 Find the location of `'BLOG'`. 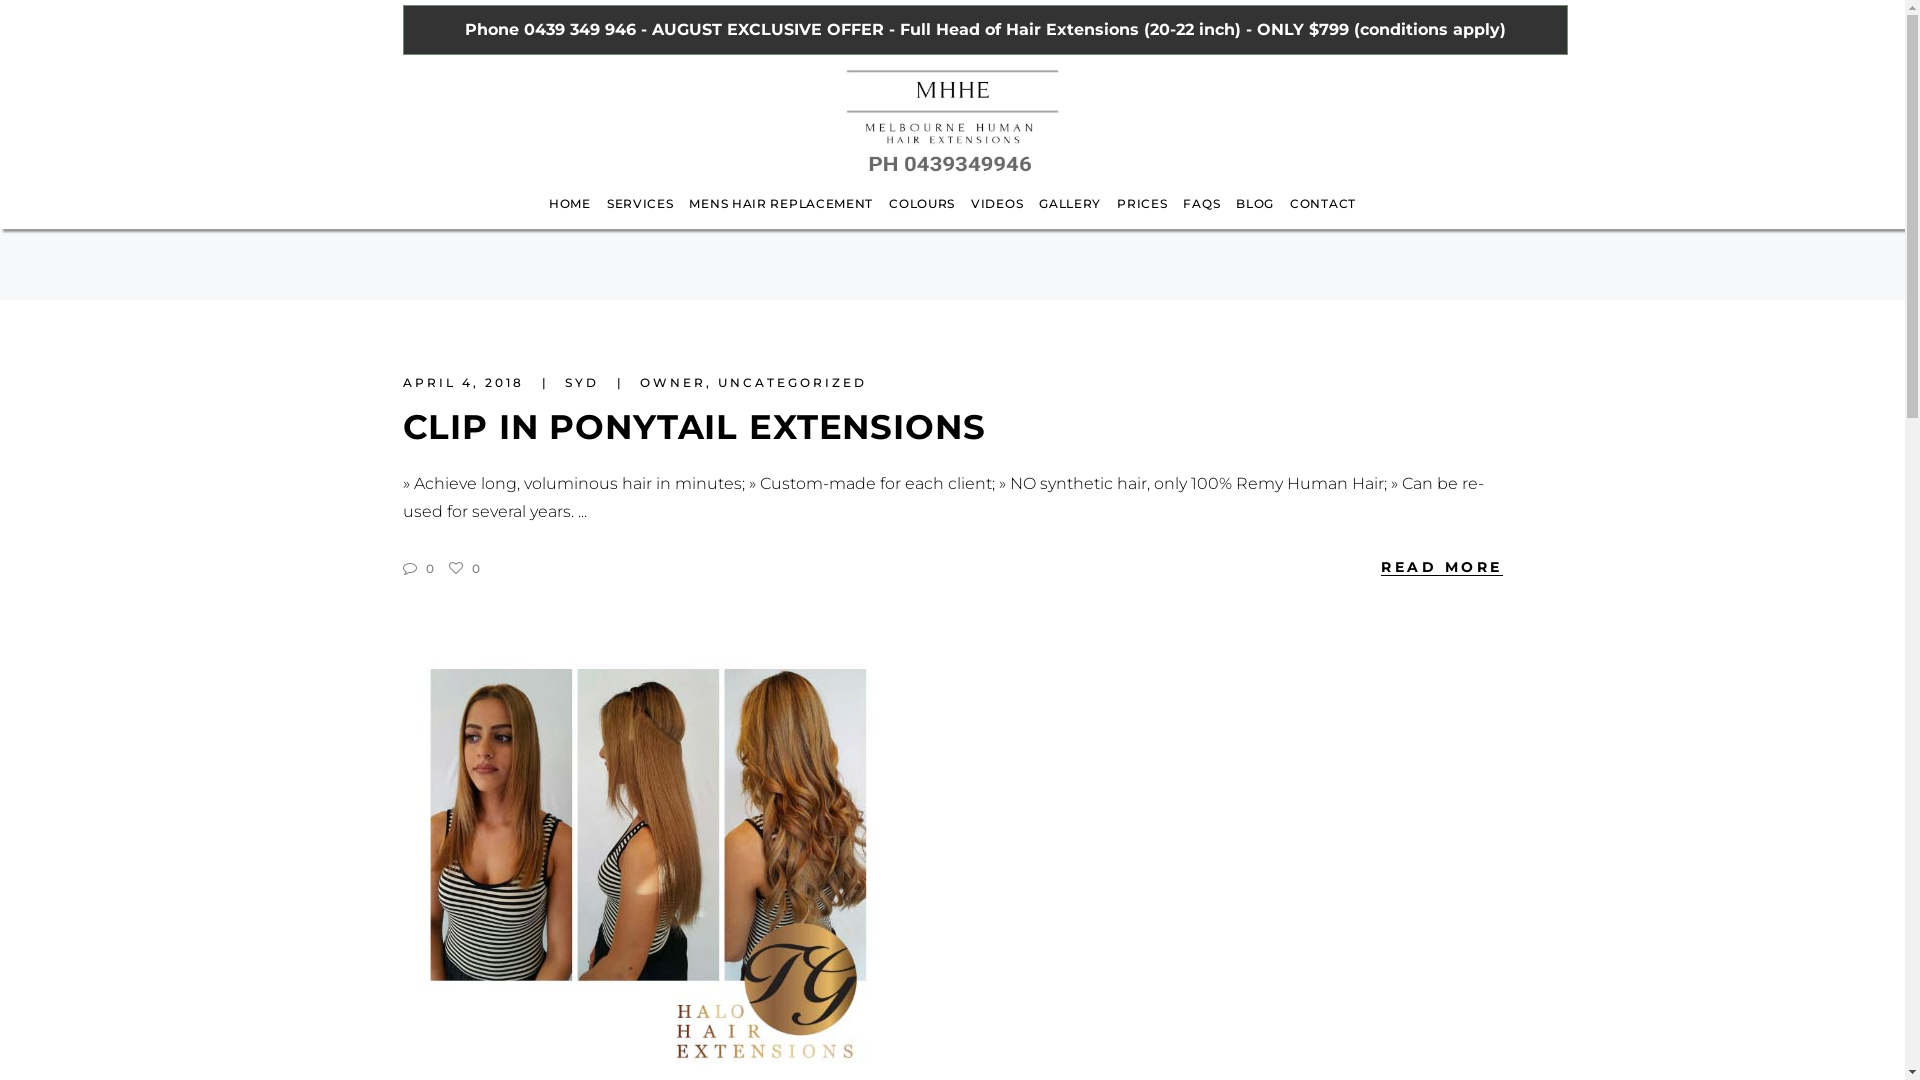

'BLOG' is located at coordinates (1253, 216).